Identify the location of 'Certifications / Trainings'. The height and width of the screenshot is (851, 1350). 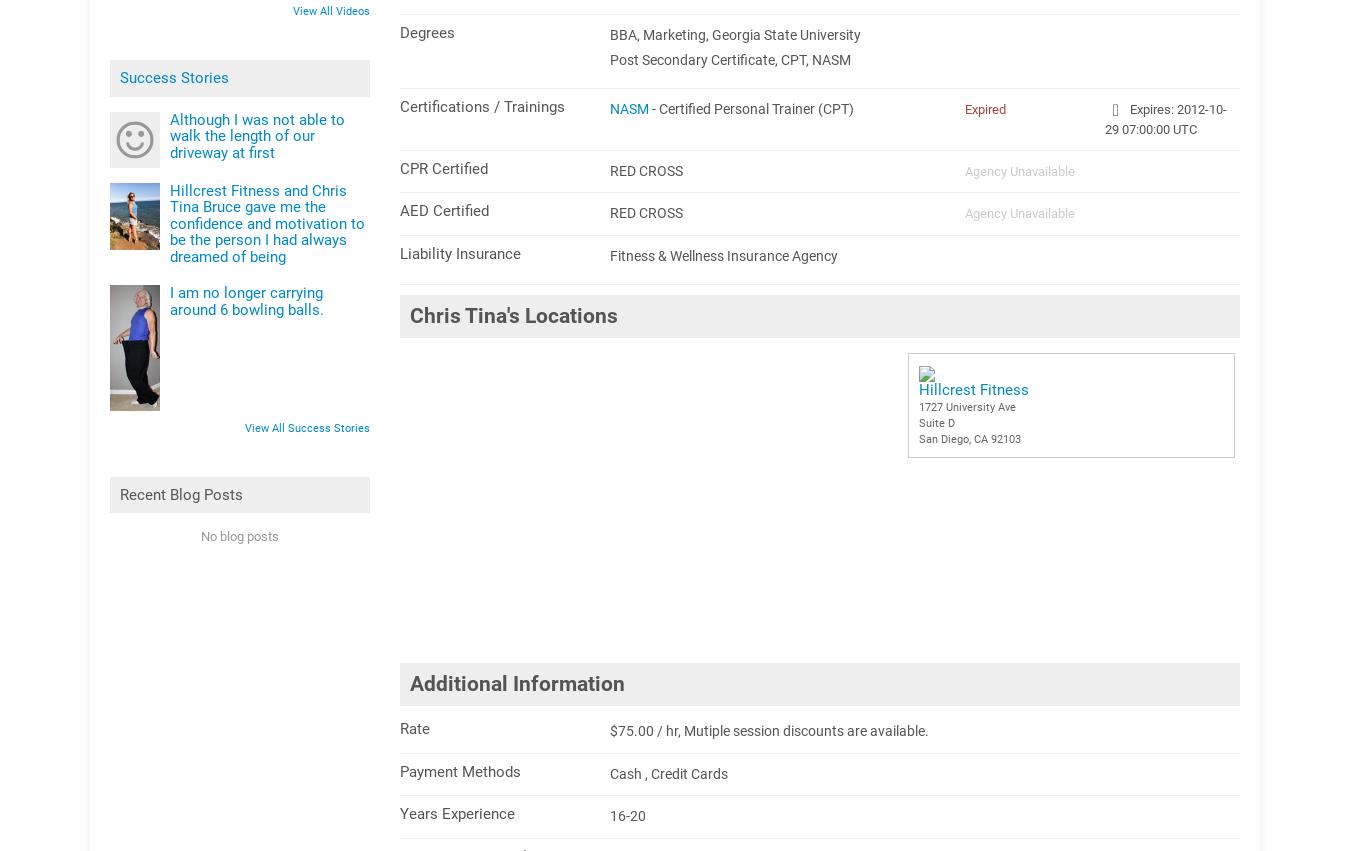
(481, 105).